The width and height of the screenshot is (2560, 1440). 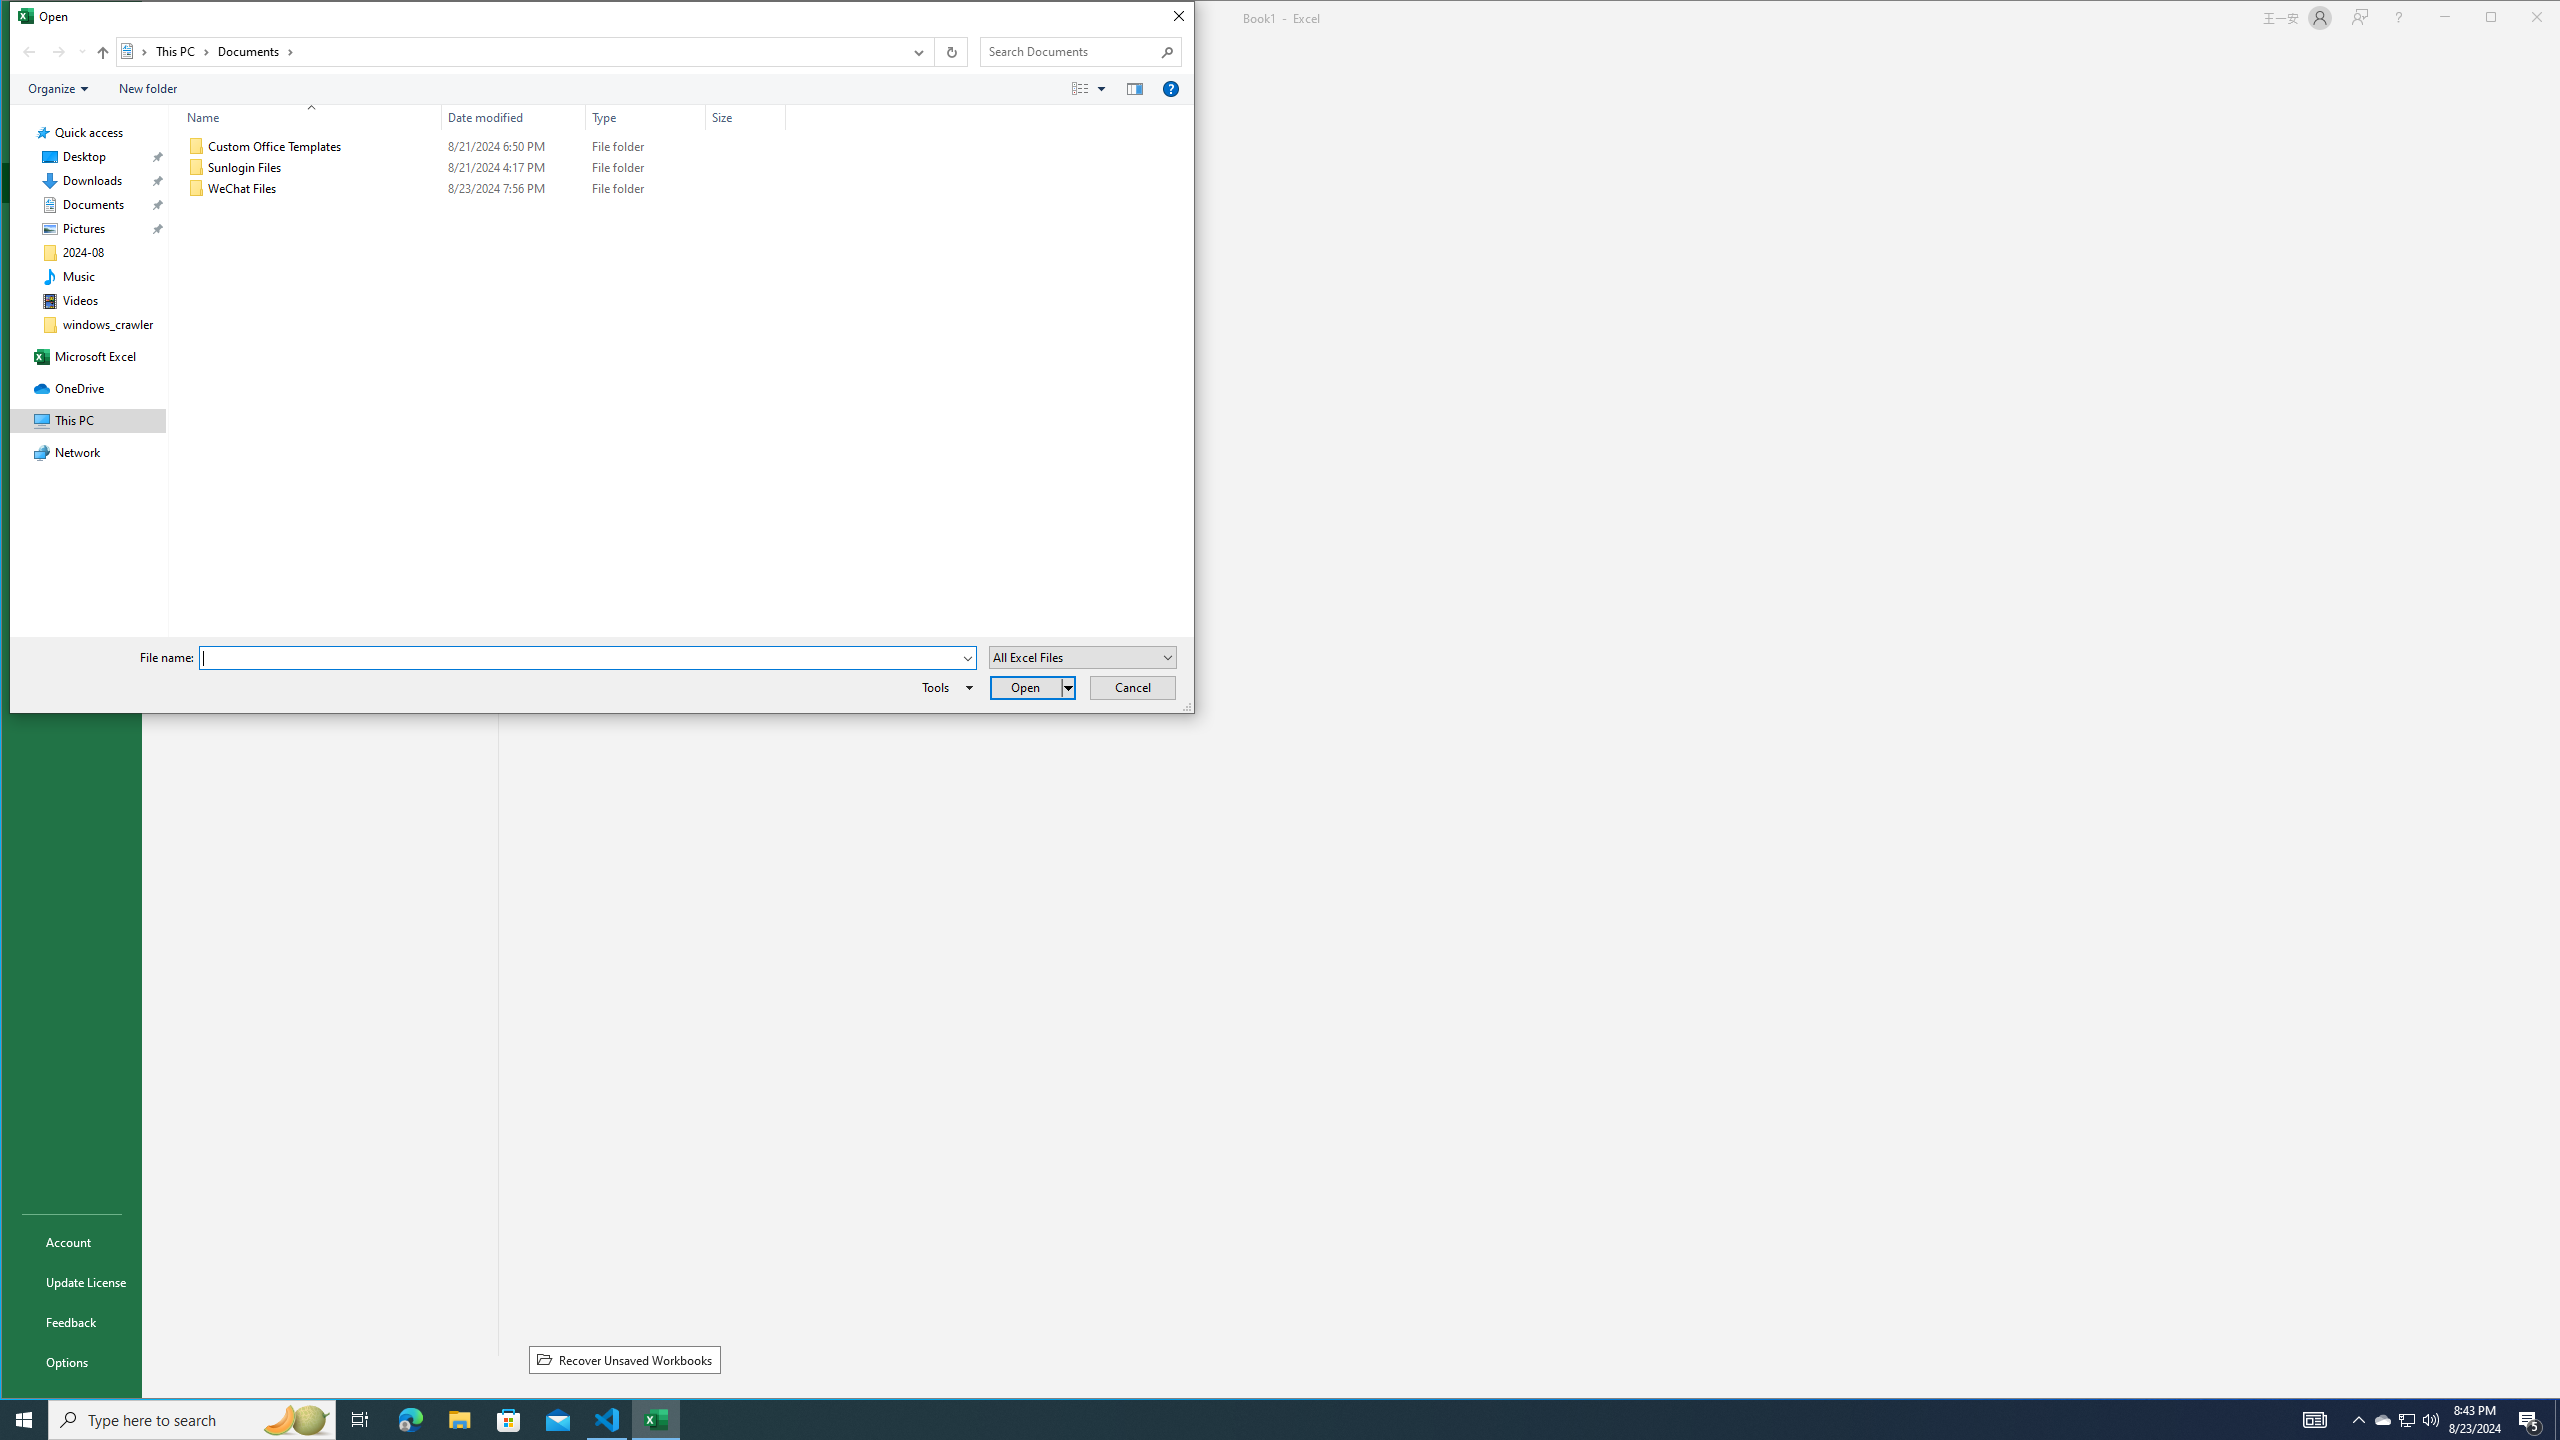 I want to click on 'Views', so click(x=1092, y=88).